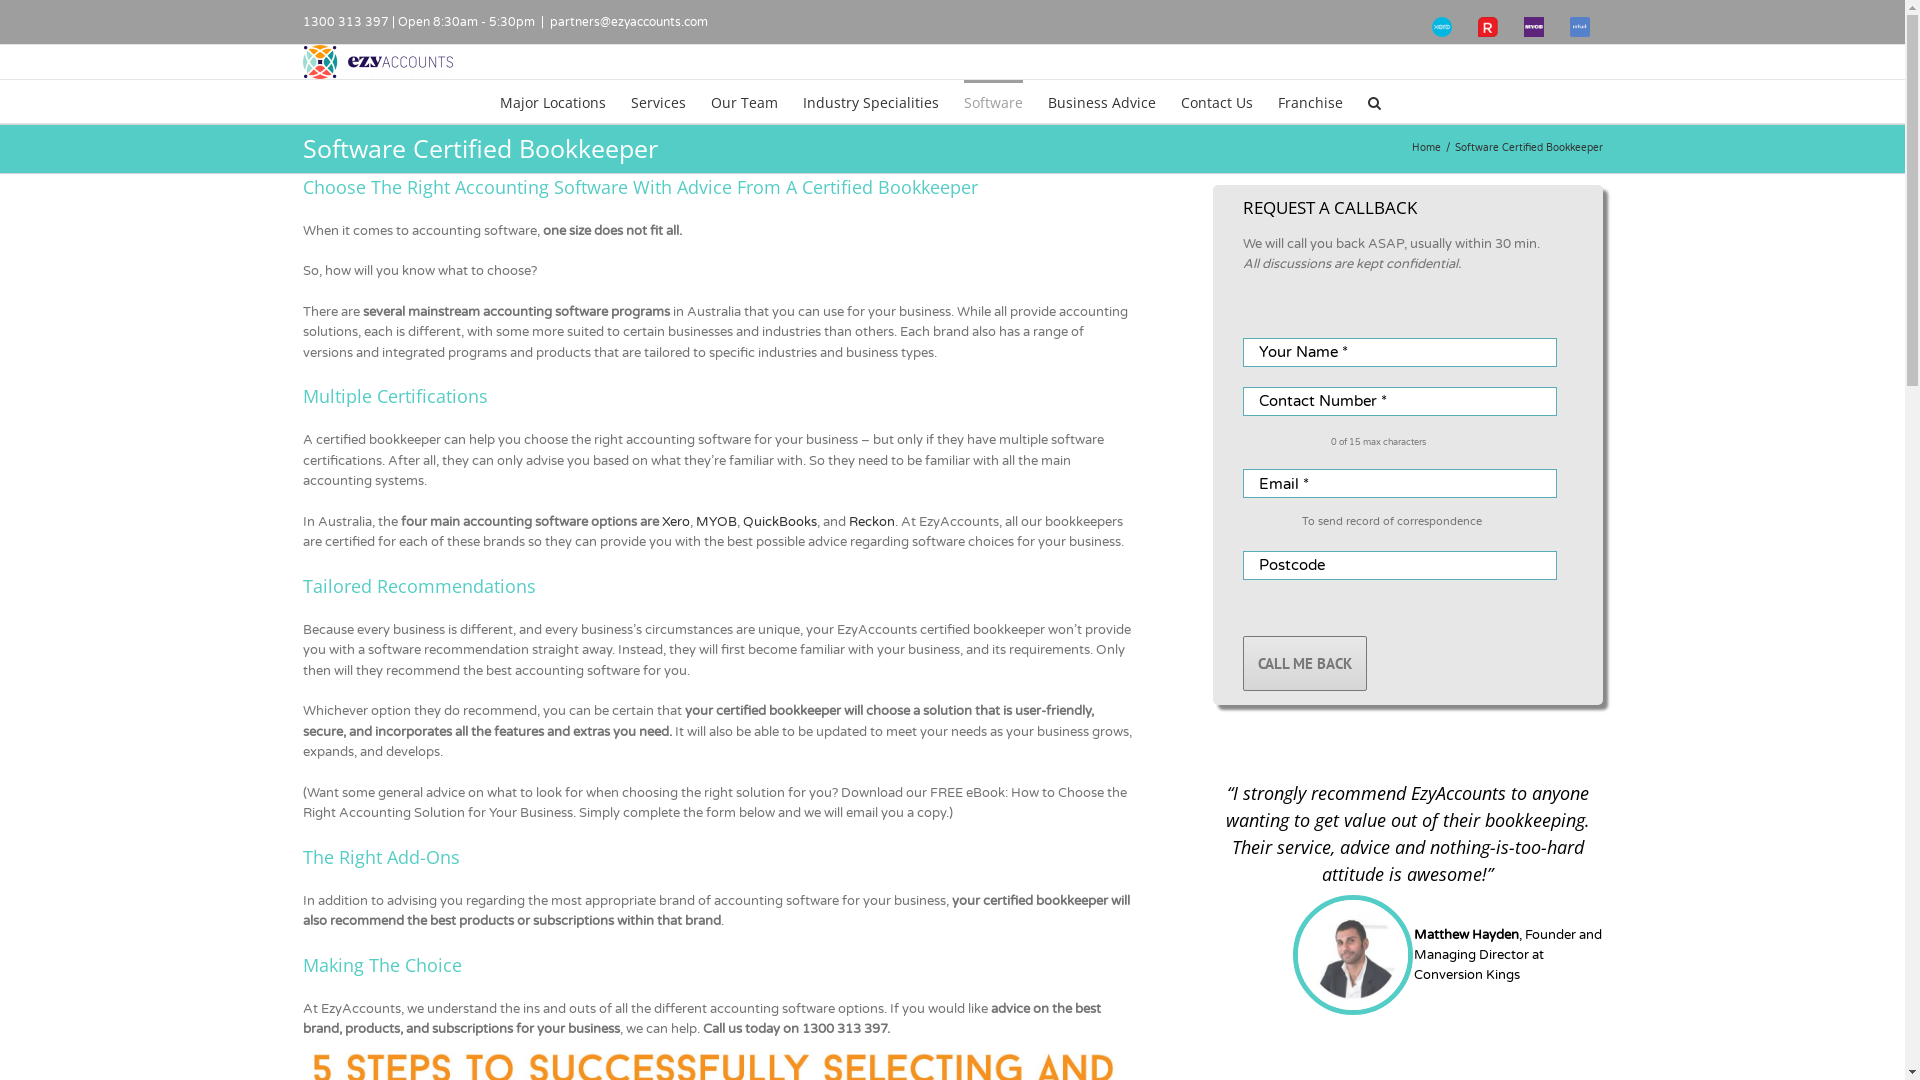 Image resolution: width=1920 pixels, height=1080 pixels. What do you see at coordinates (1373, 101) in the screenshot?
I see `'Search'` at bounding box center [1373, 101].